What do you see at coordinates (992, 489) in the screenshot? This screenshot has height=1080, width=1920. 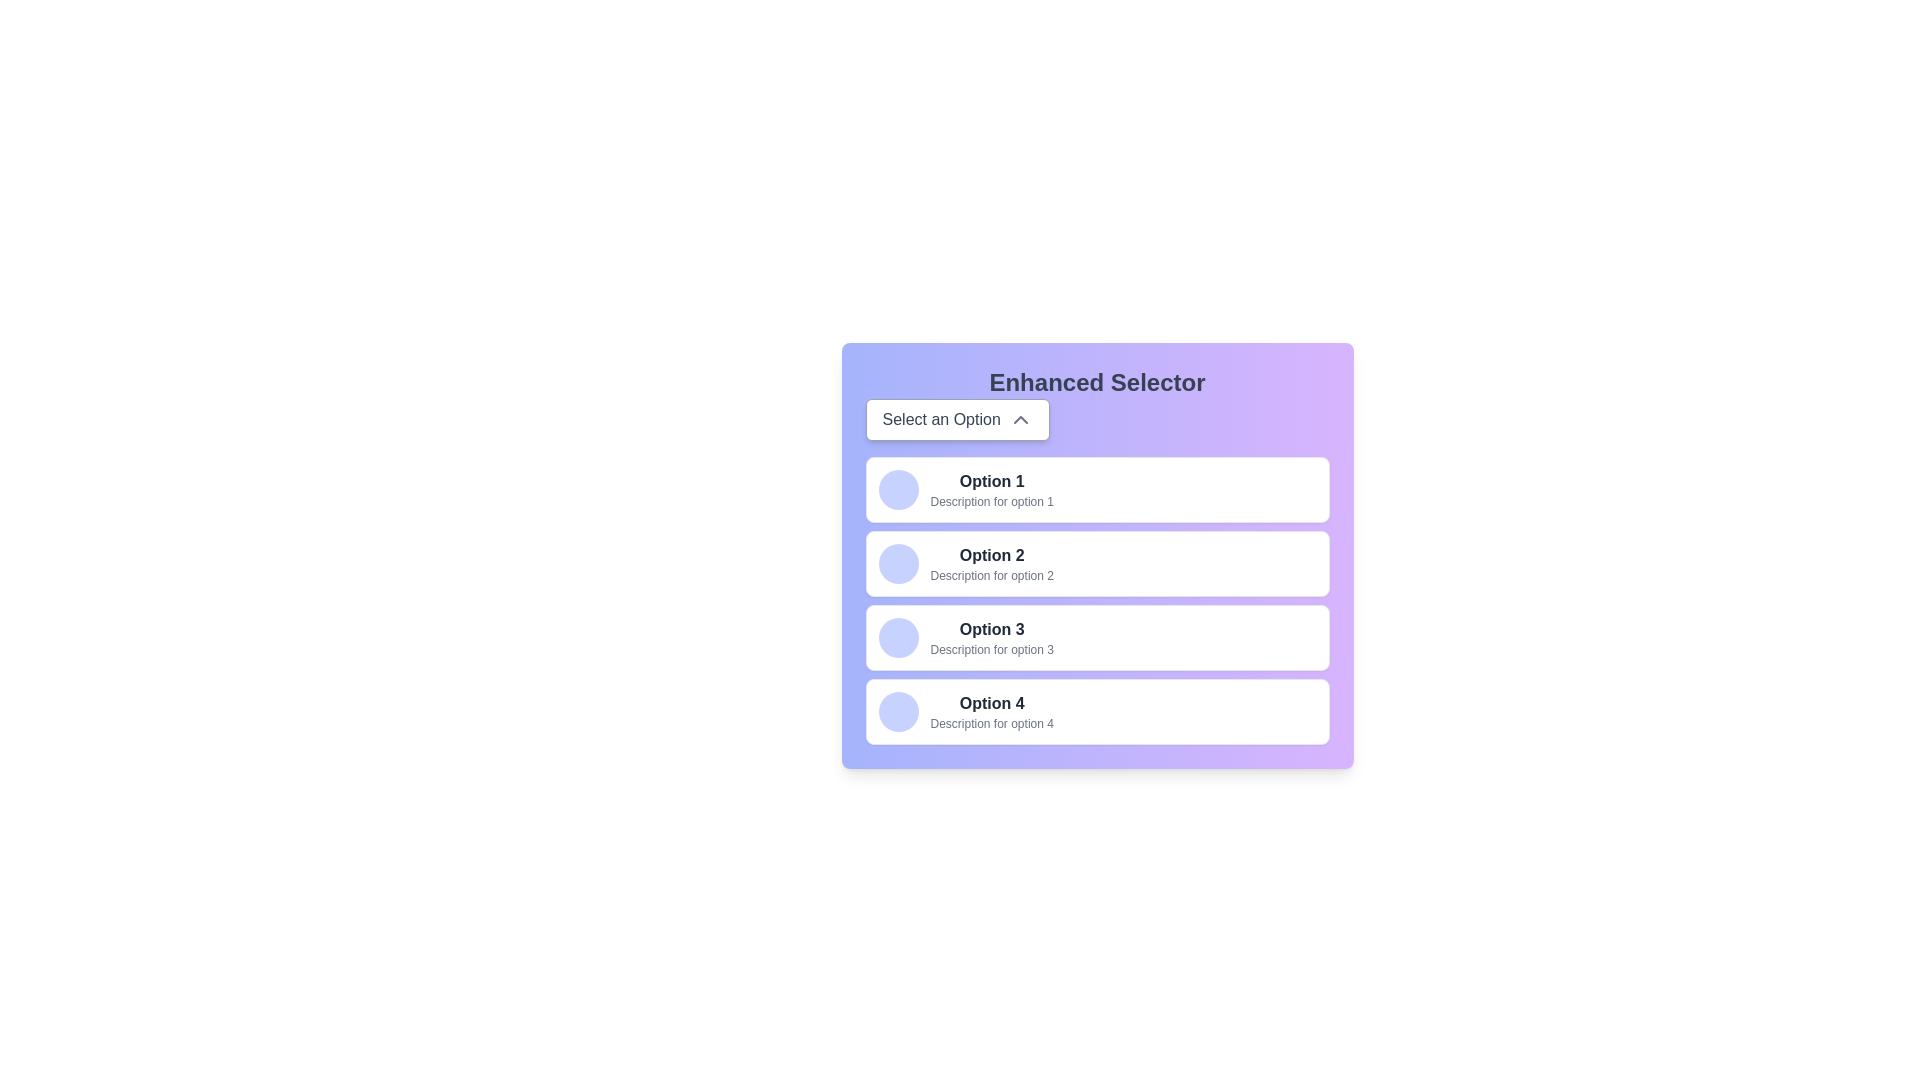 I see `the first selectable list item located` at bounding box center [992, 489].